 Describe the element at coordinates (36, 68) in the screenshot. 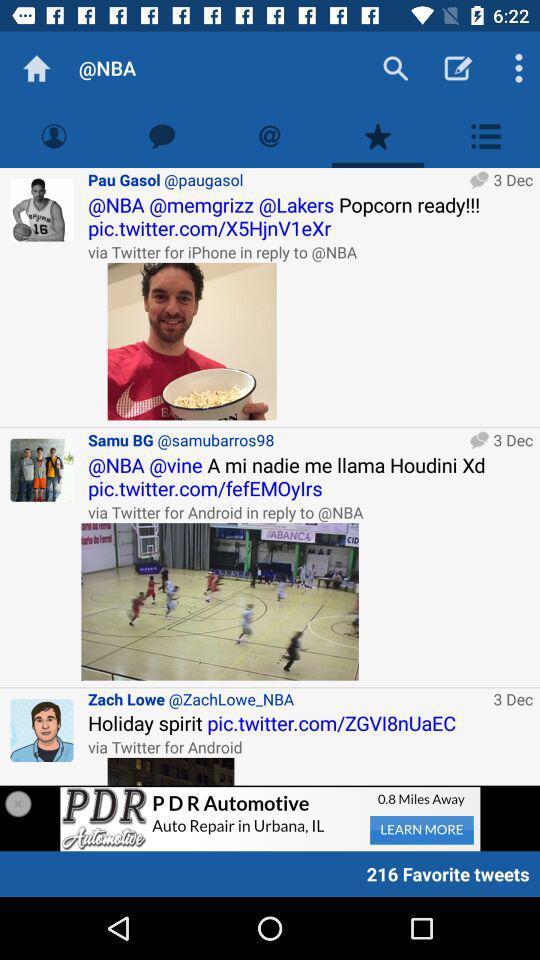

I see `return to home page` at that location.